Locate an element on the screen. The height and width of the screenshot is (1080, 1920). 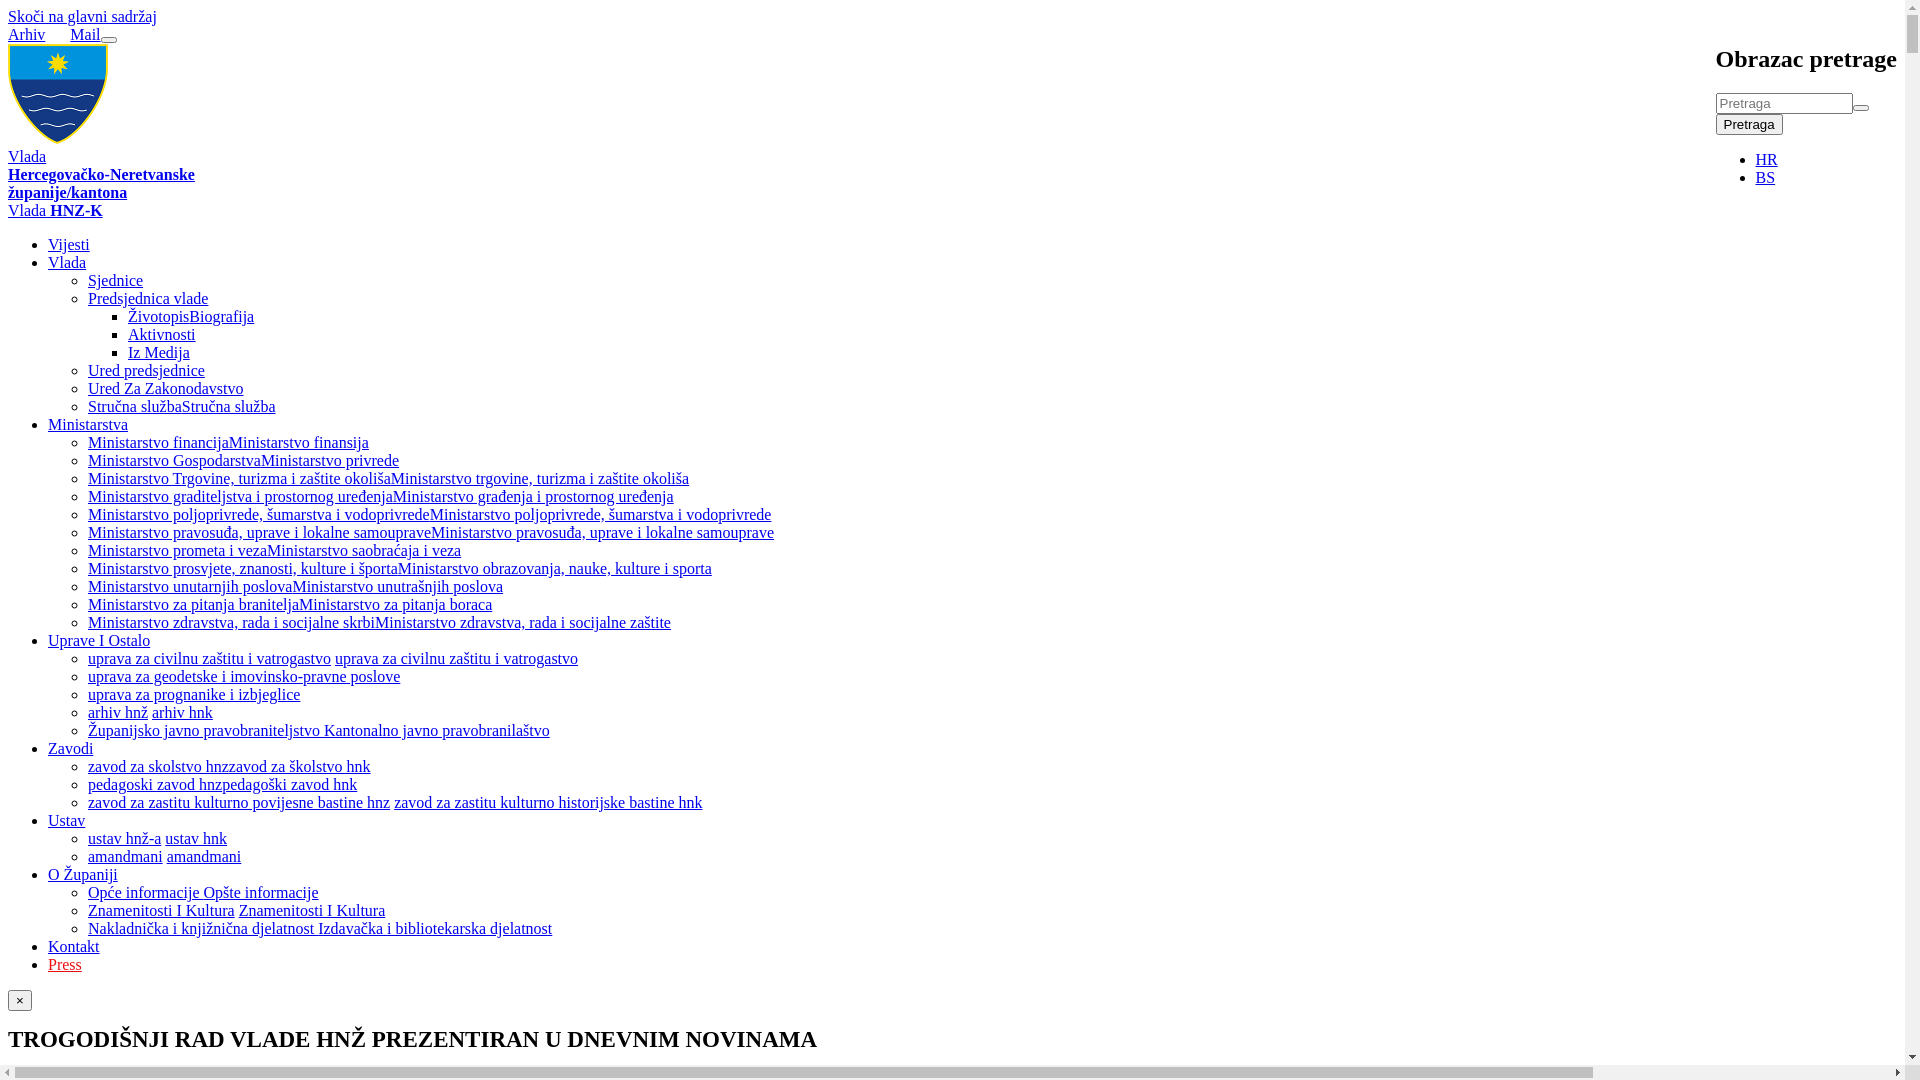
'Pretraga' is located at coordinates (1748, 124).